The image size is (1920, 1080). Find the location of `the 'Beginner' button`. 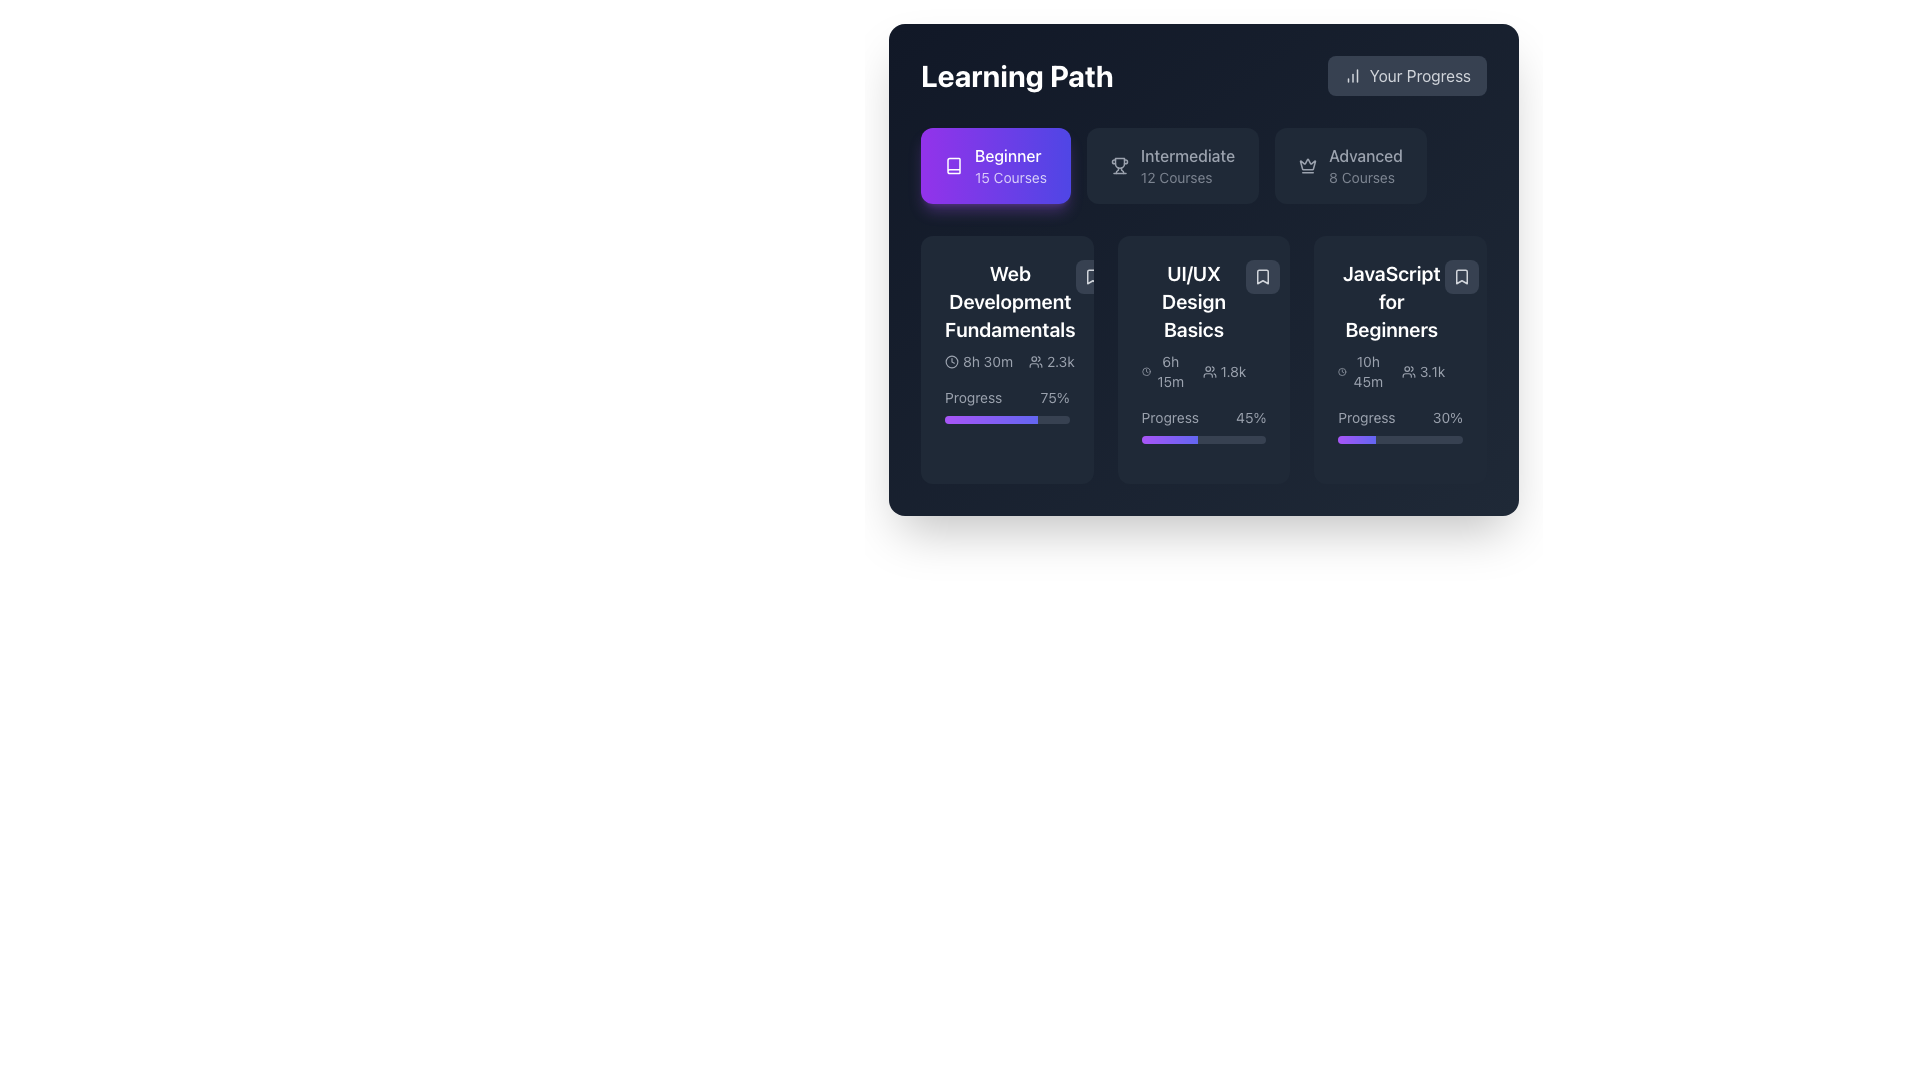

the 'Beginner' button is located at coordinates (995, 164).